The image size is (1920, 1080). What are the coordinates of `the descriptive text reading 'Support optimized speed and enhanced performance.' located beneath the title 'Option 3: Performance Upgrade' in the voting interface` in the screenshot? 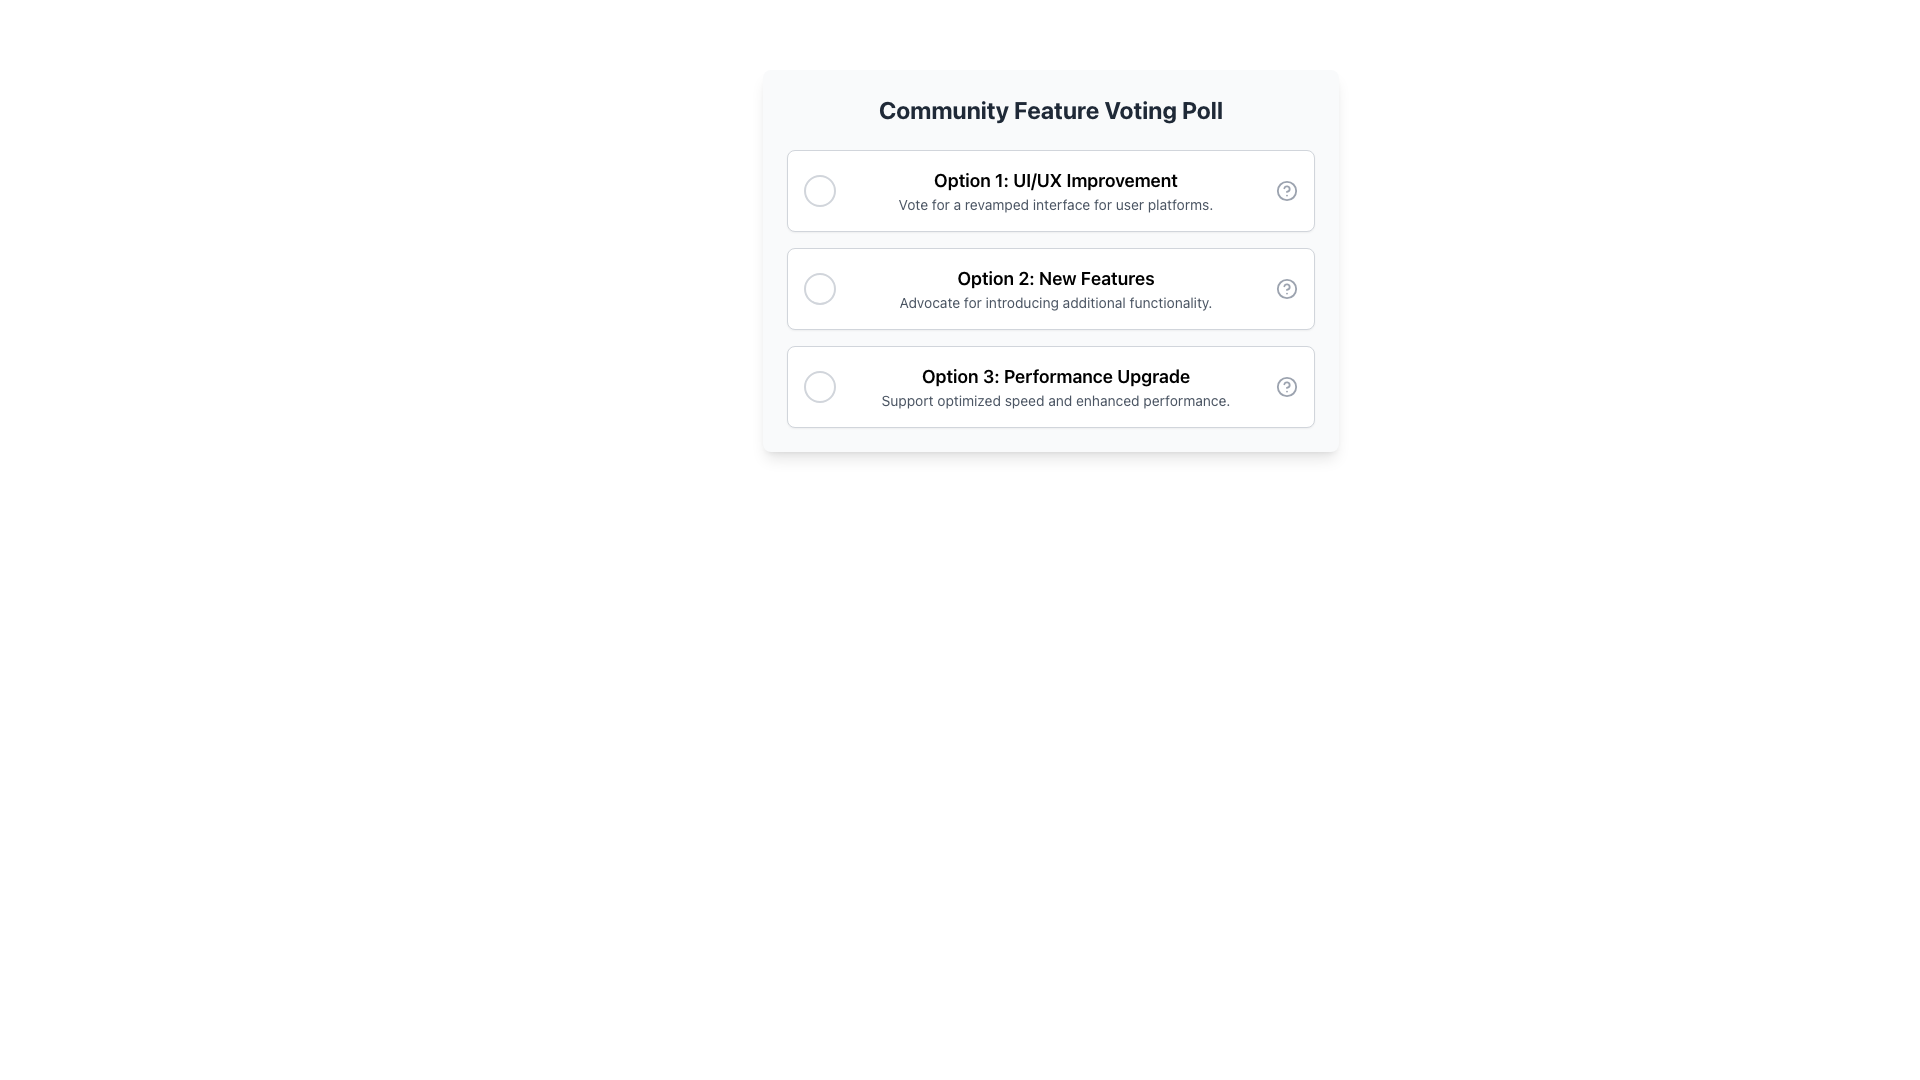 It's located at (1055, 401).